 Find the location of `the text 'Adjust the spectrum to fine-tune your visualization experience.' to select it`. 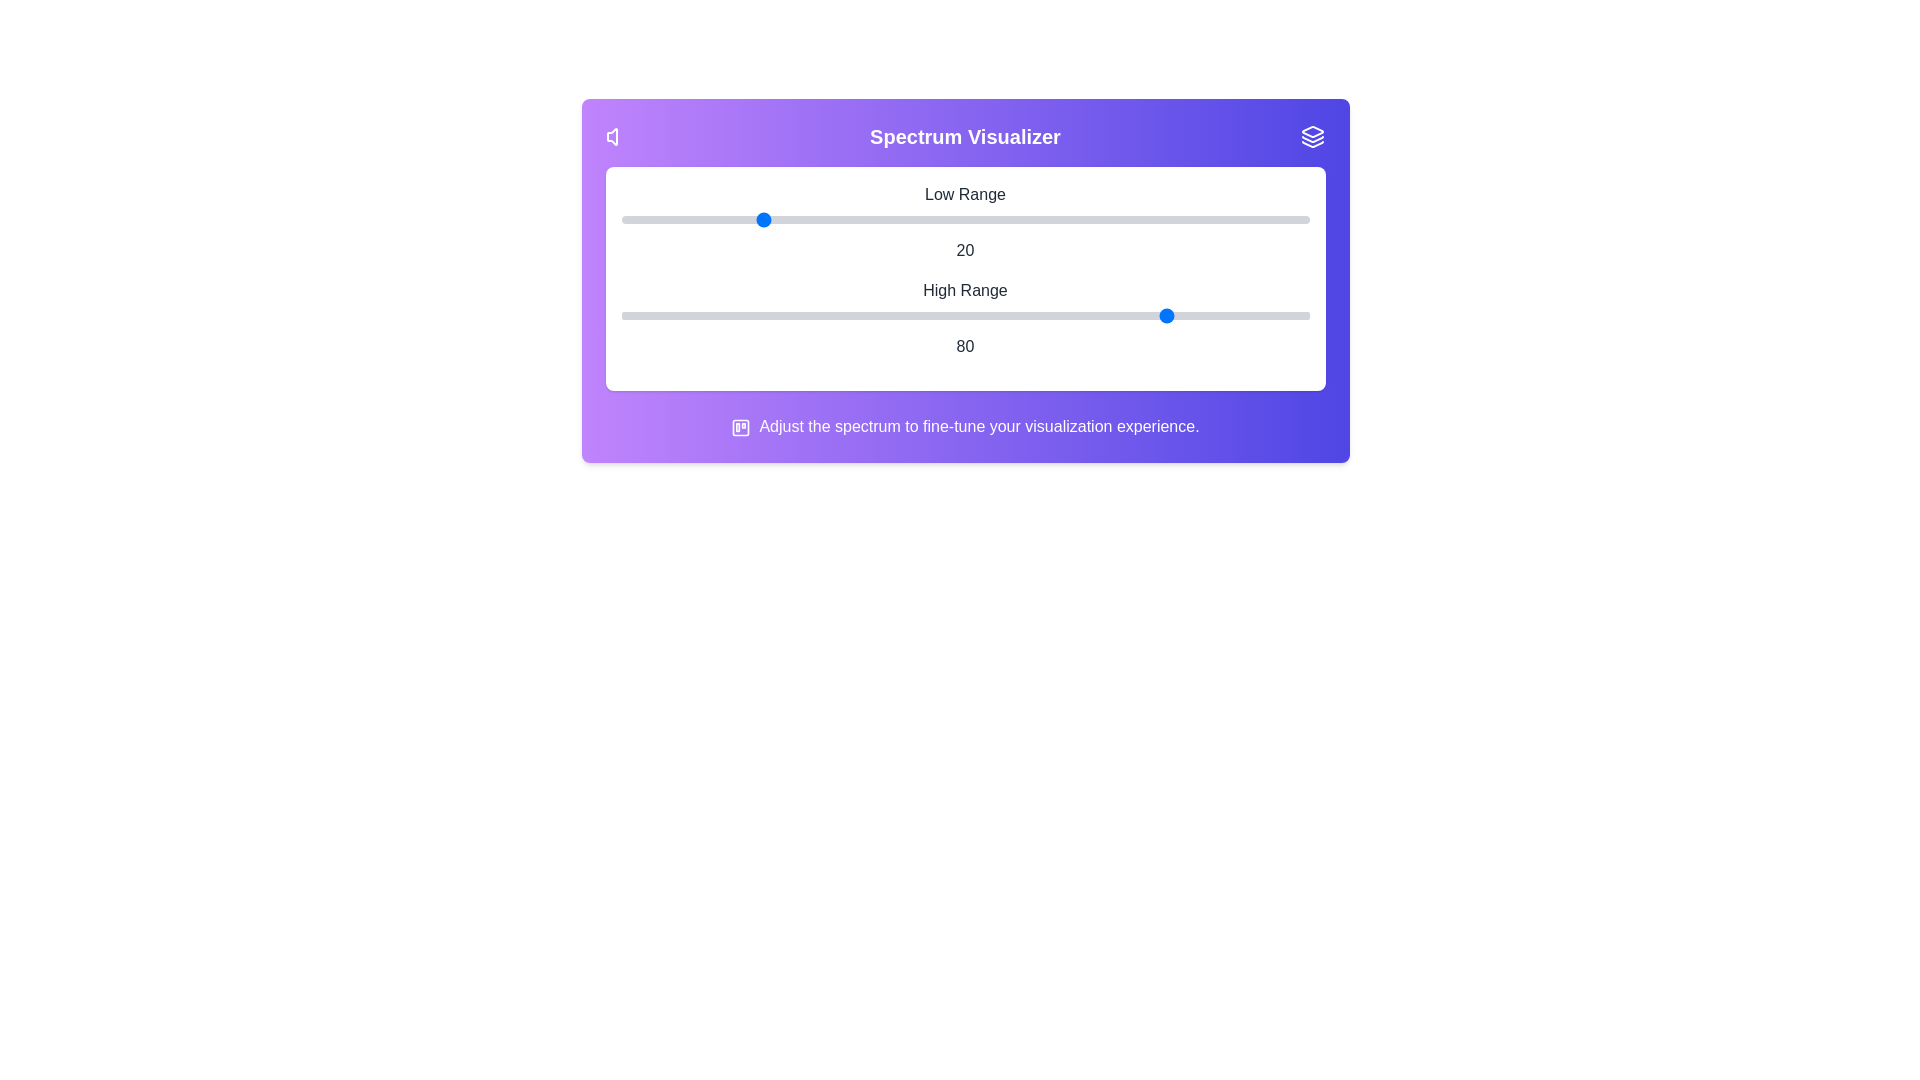

the text 'Adjust the spectrum to fine-tune your visualization experience.' to select it is located at coordinates (965, 426).